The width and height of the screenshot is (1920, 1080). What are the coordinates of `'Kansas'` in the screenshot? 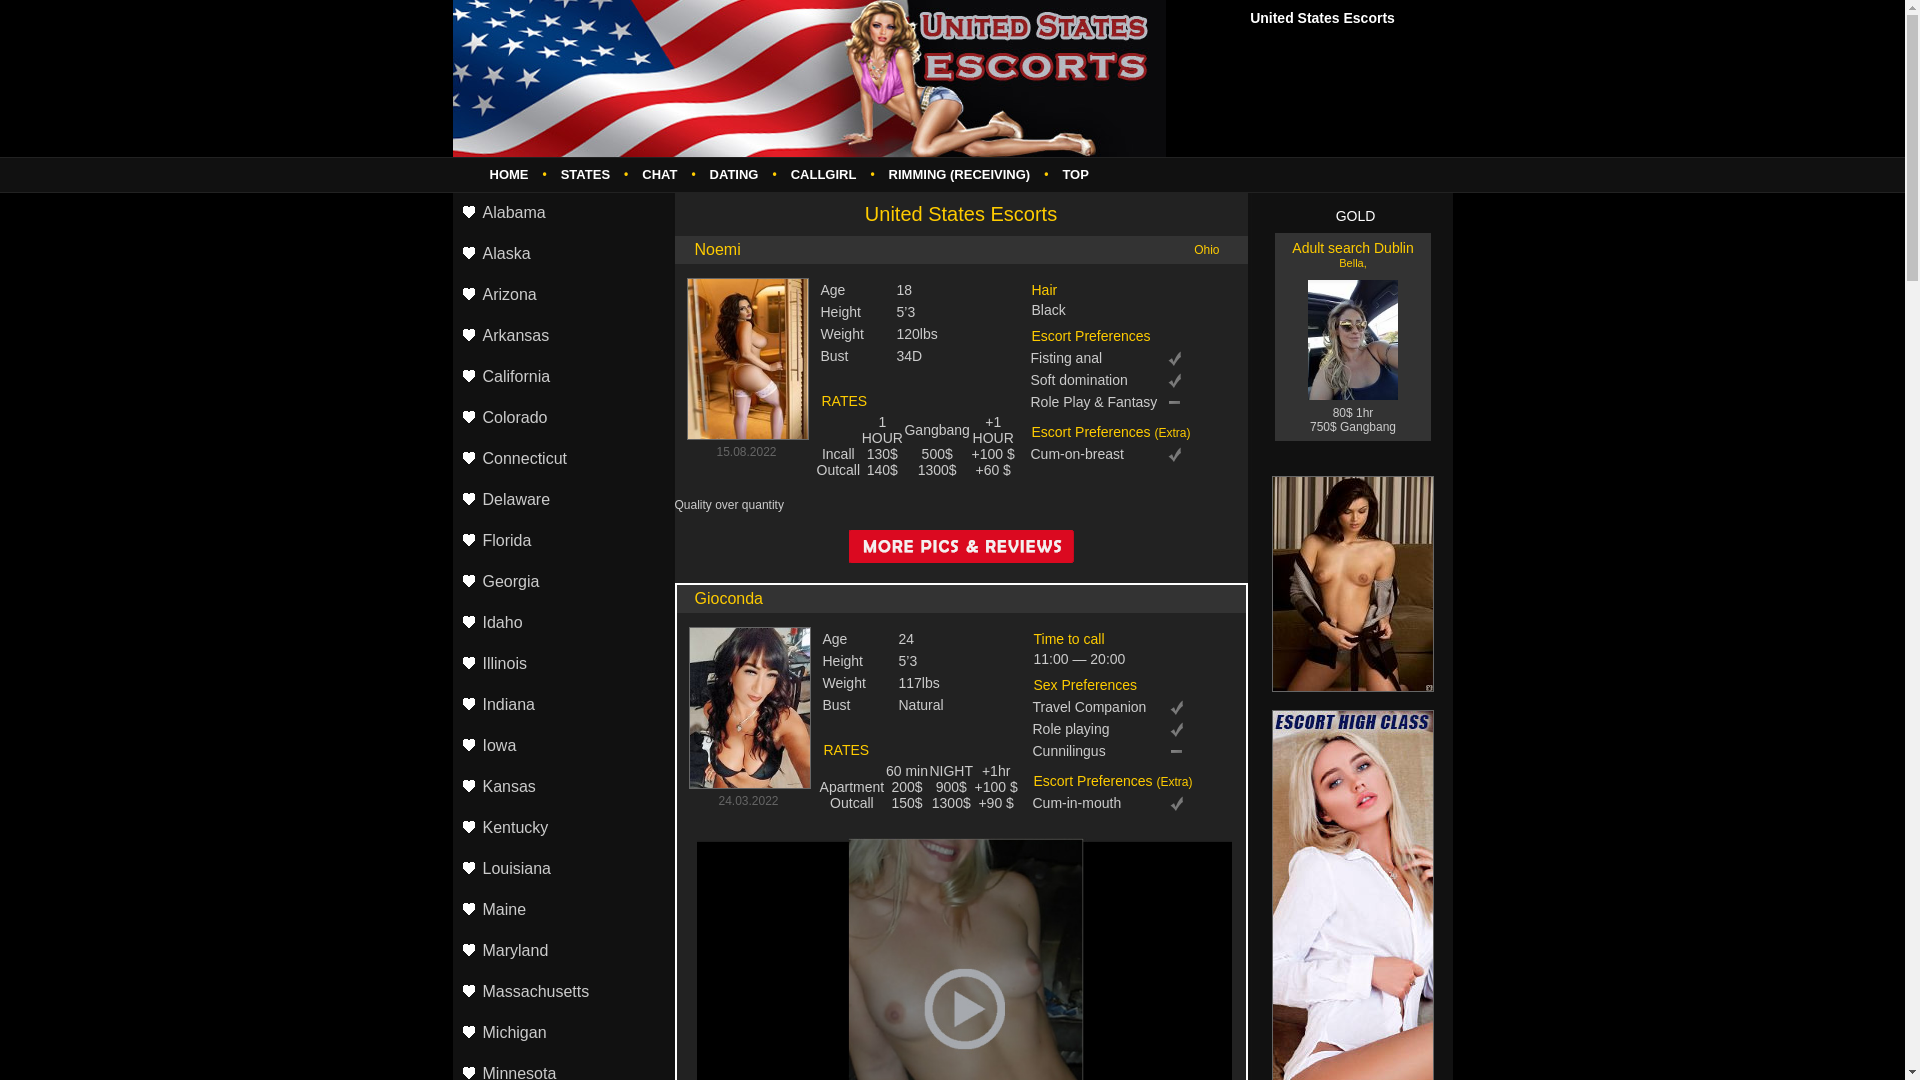 It's located at (560, 786).